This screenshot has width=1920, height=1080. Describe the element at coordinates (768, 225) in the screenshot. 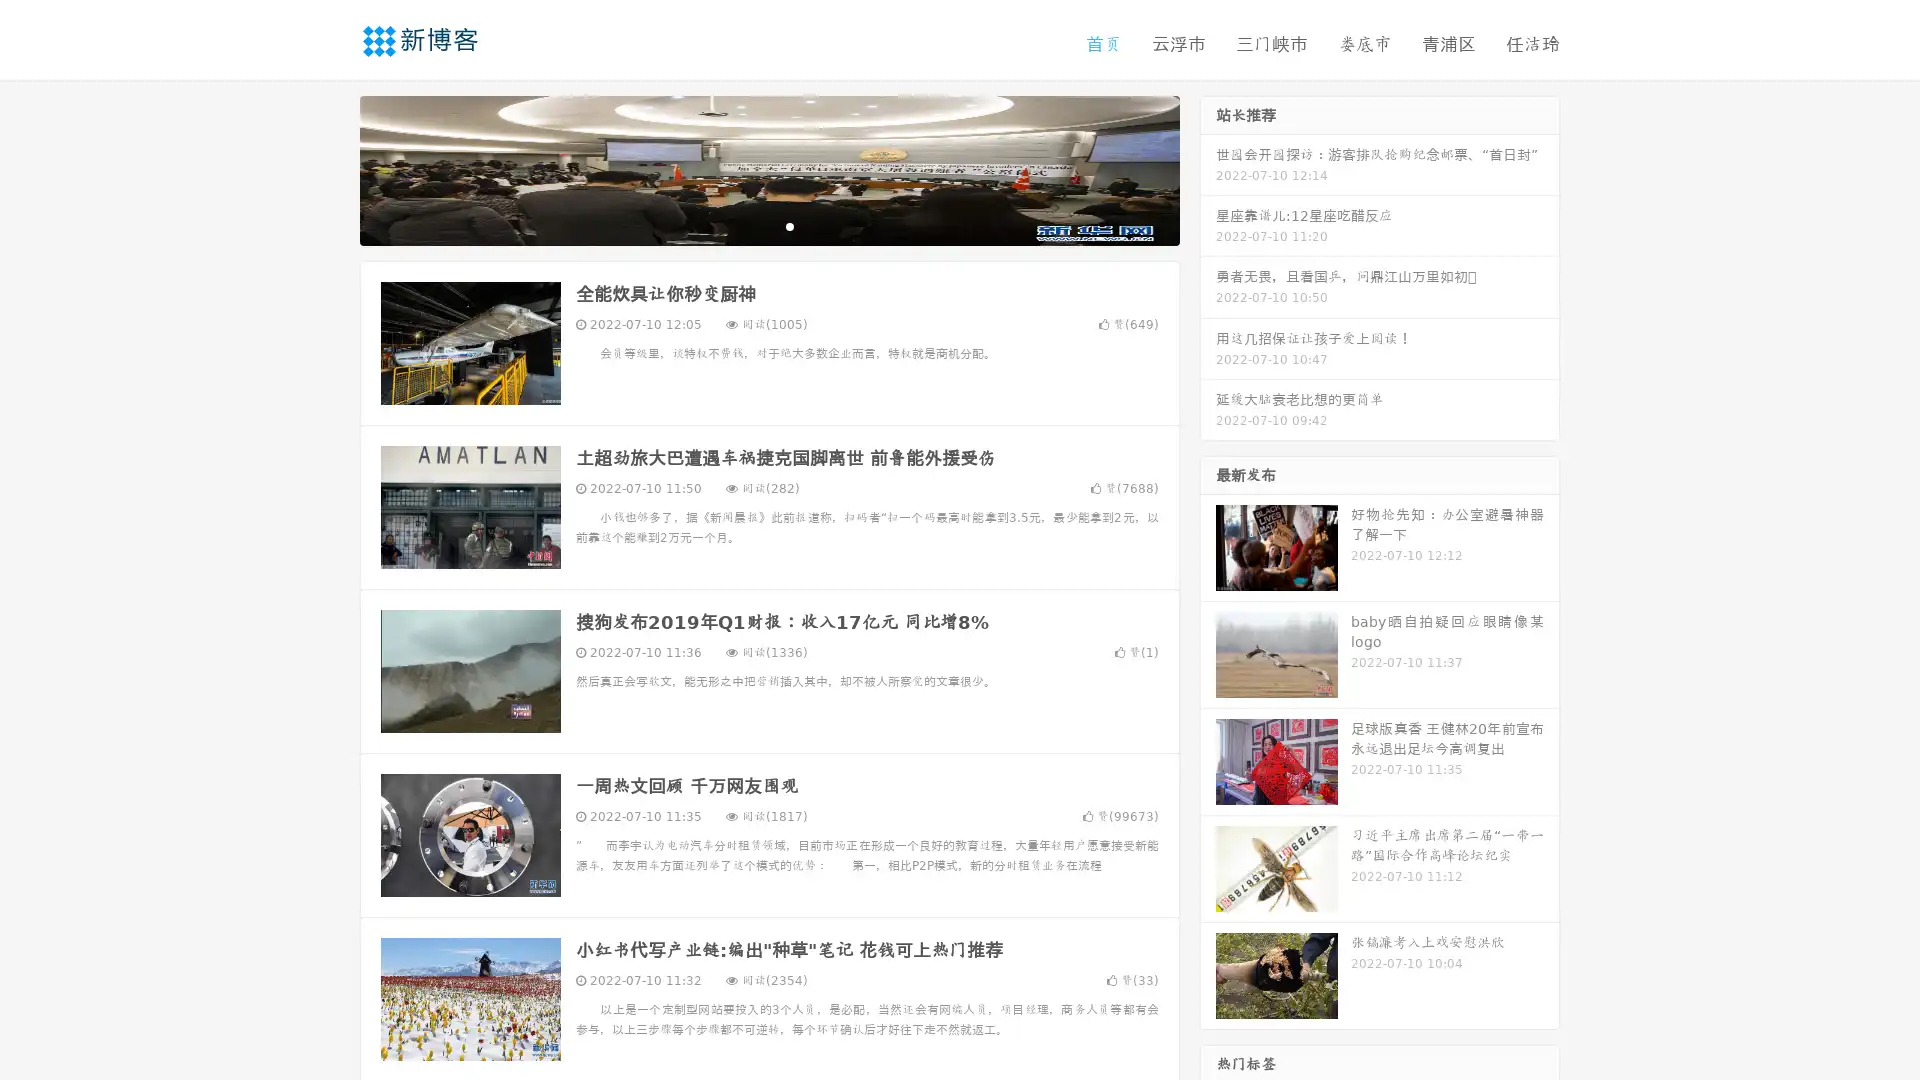

I see `Go to slide 2` at that location.